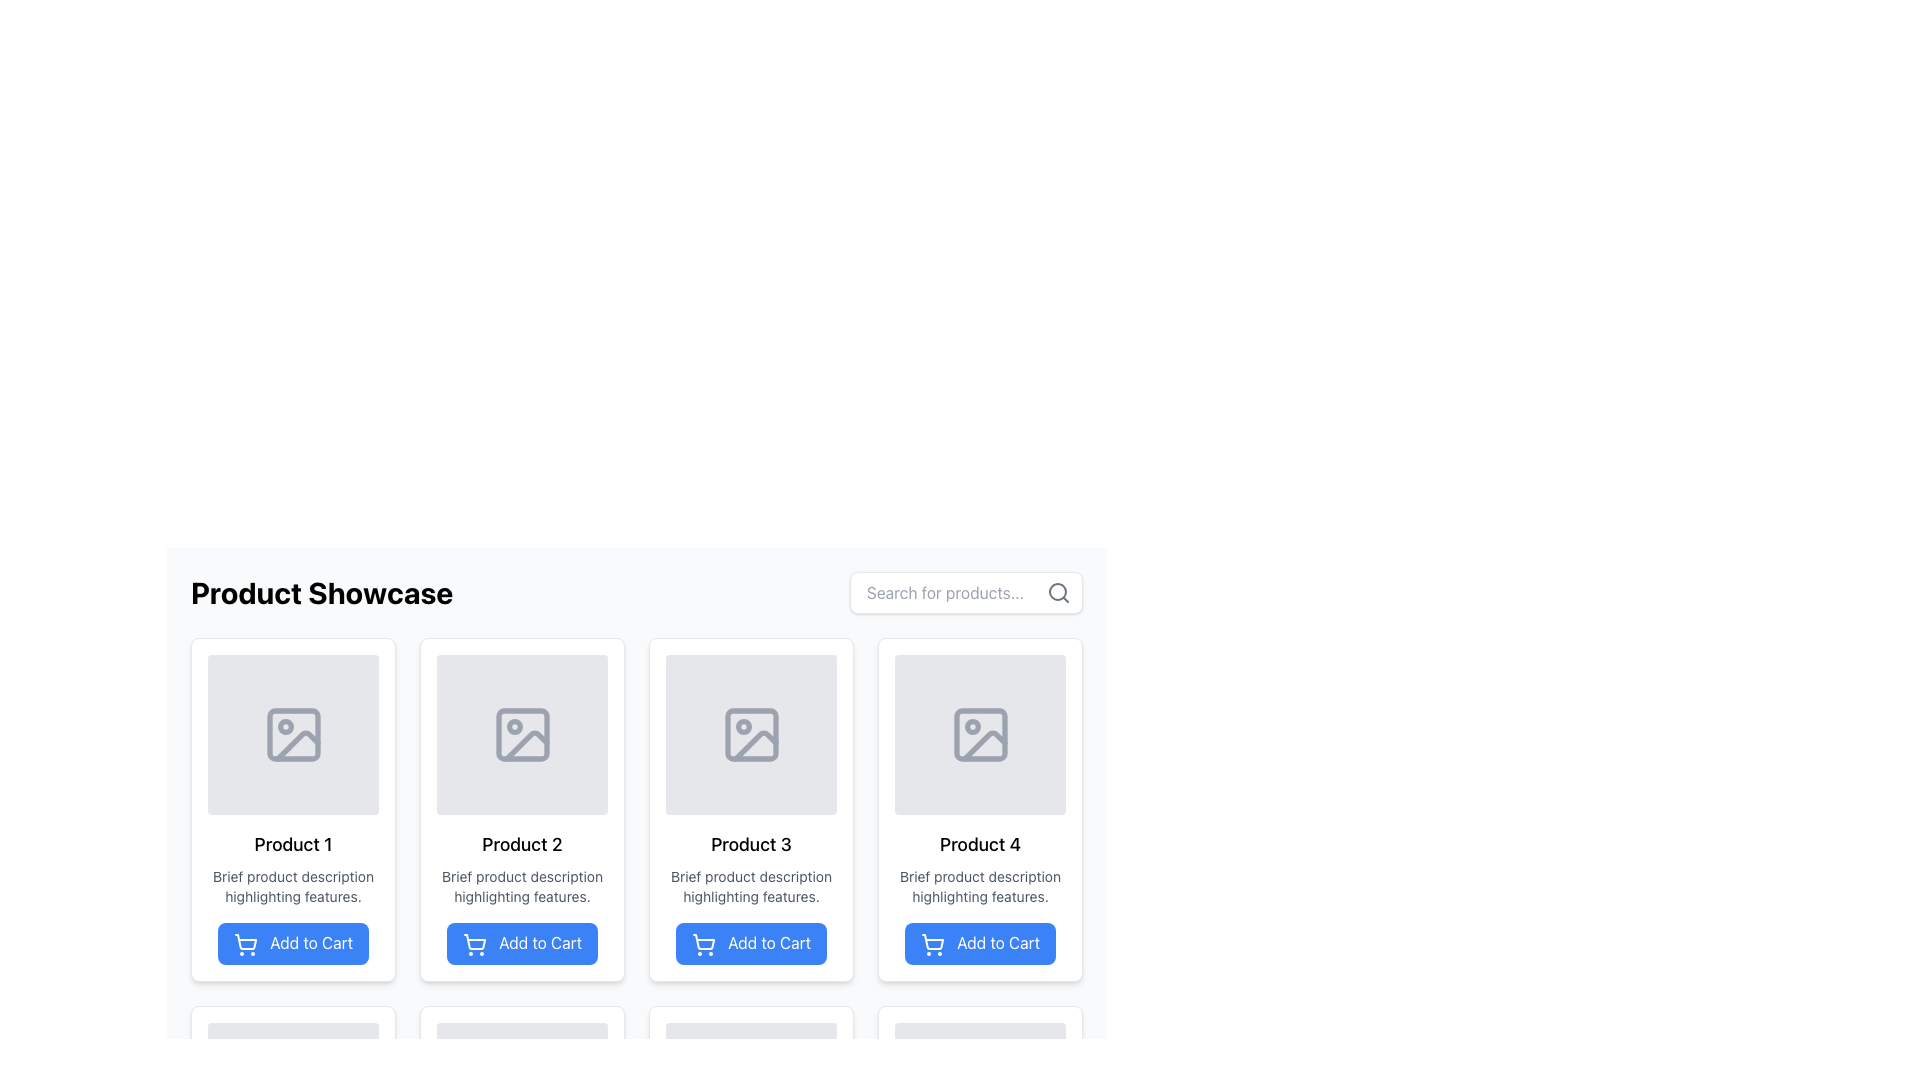 The width and height of the screenshot is (1920, 1080). What do you see at coordinates (980, 886) in the screenshot?
I see `the text element styled as a description located in the fourth card of the product grid layout, which is beneath the title 'Product 4' and above the 'Add to Cart' button` at bounding box center [980, 886].